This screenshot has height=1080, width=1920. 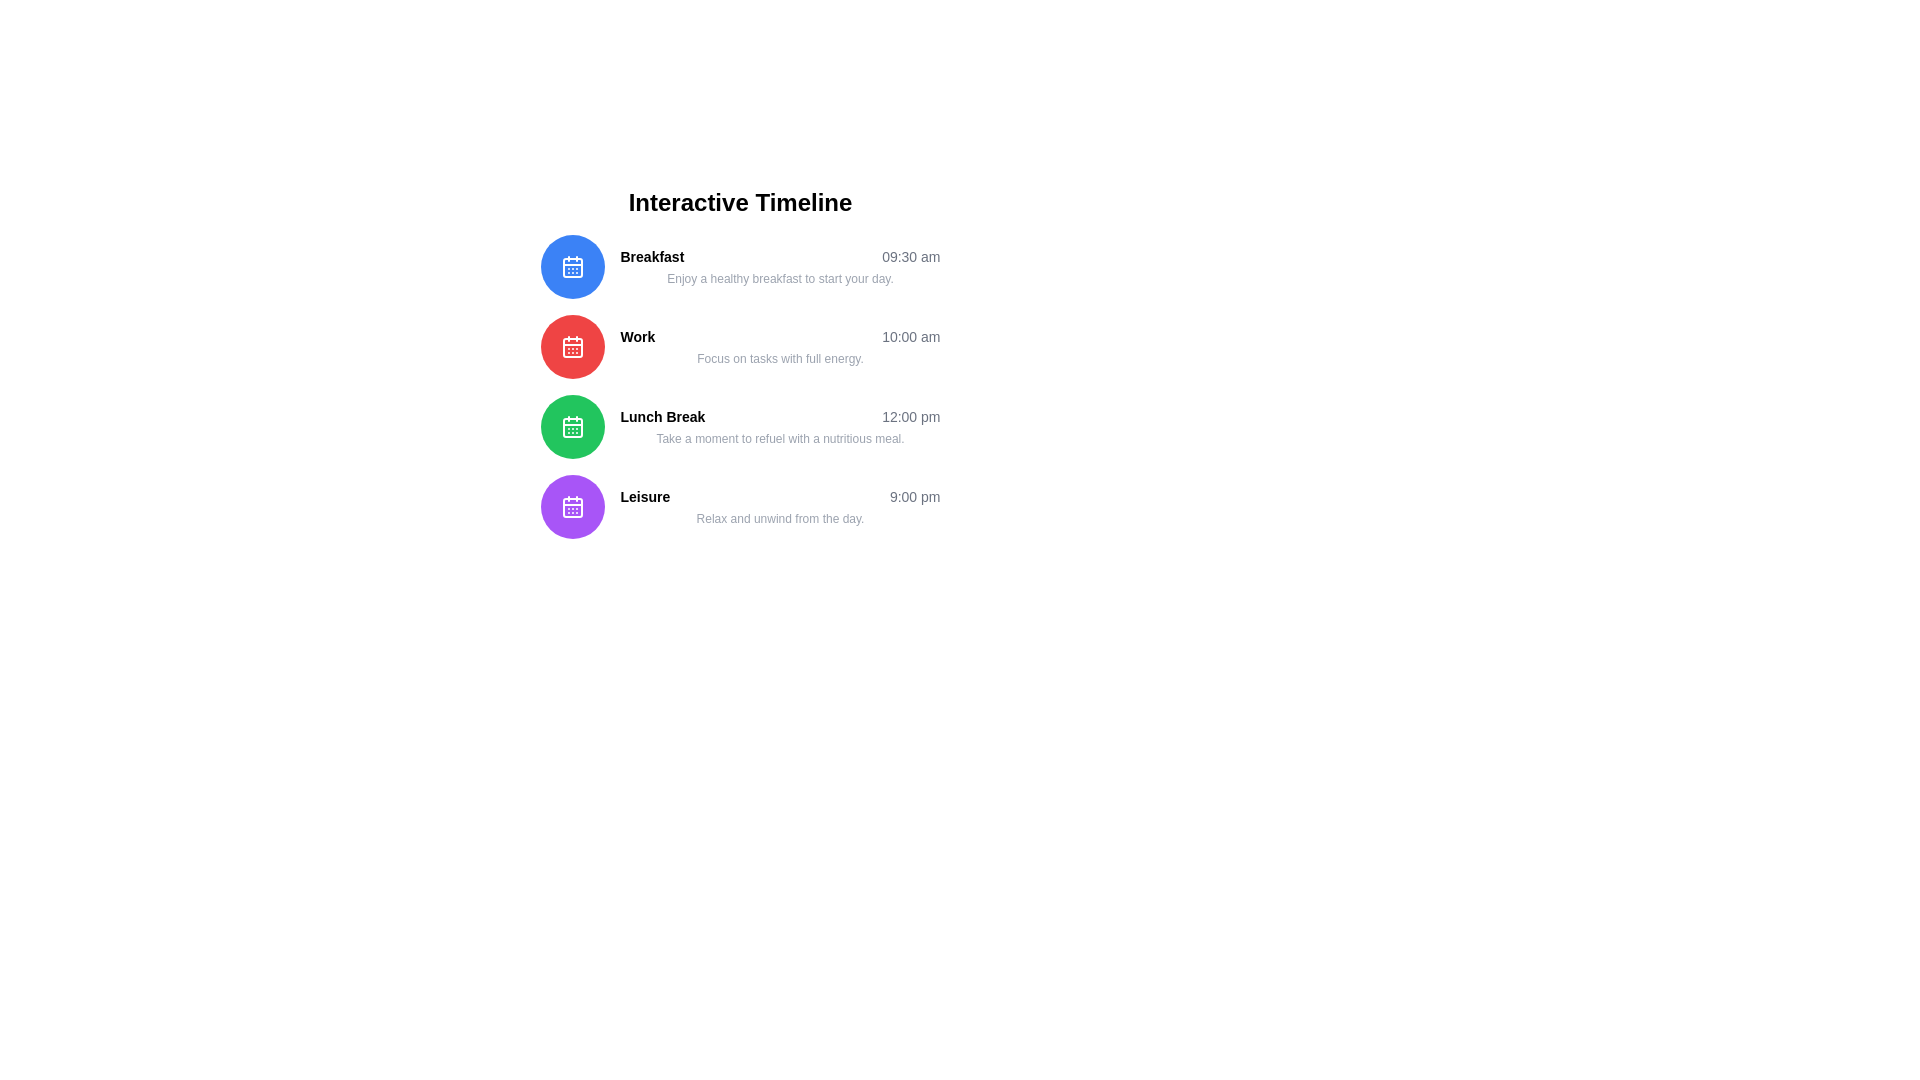 I want to click on the static text element labeled 'Work' on the interactive timeline, positioned to the right of the red calendar icon and left of '10:00 am', so click(x=636, y=335).